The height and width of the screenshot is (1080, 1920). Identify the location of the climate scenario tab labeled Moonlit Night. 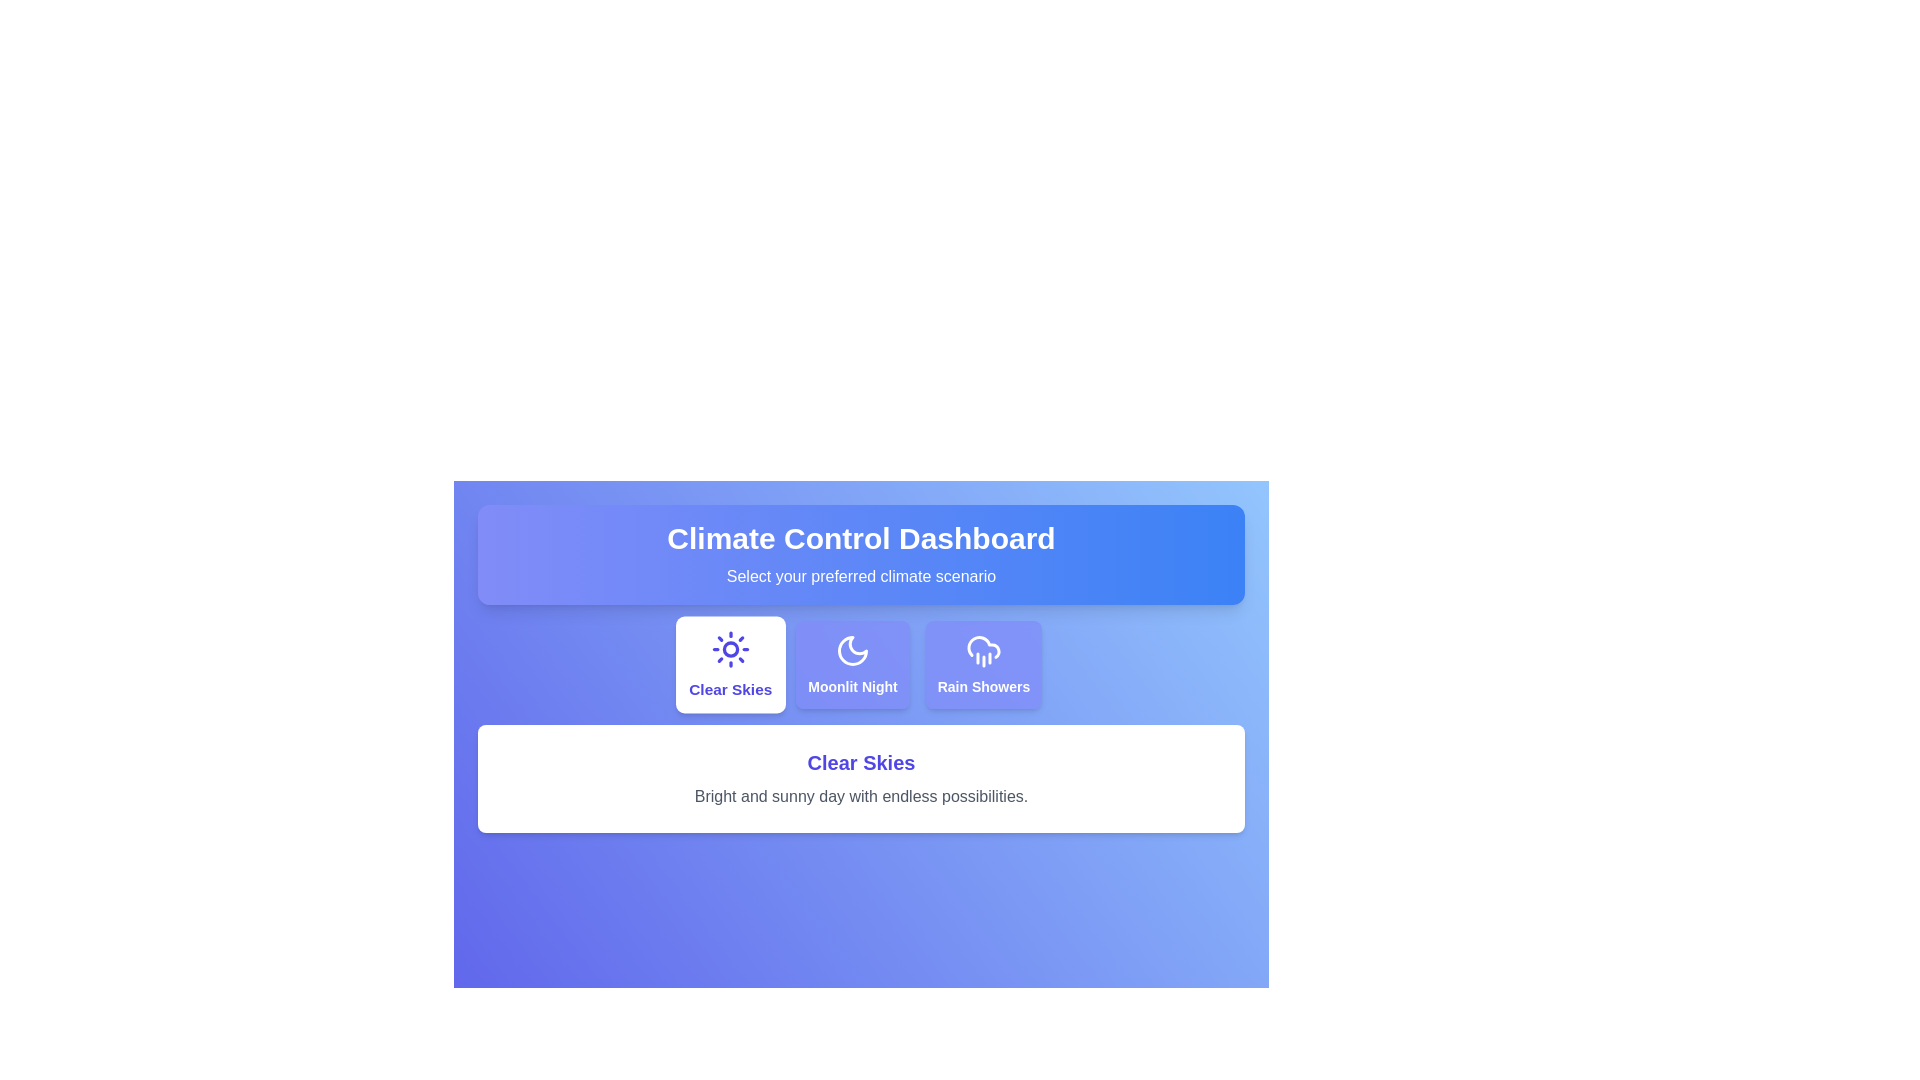
(851, 664).